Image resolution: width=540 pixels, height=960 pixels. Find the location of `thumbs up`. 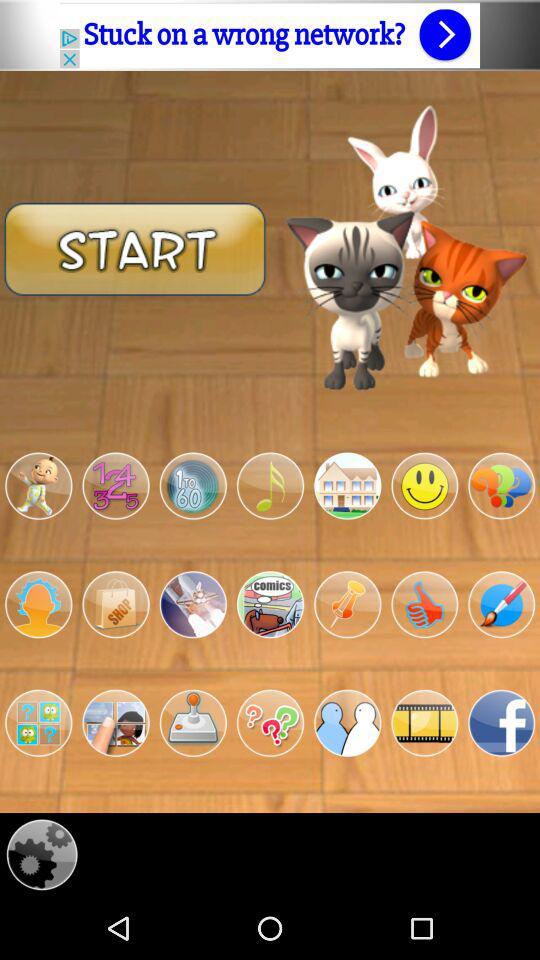

thumbs up is located at coordinates (423, 603).